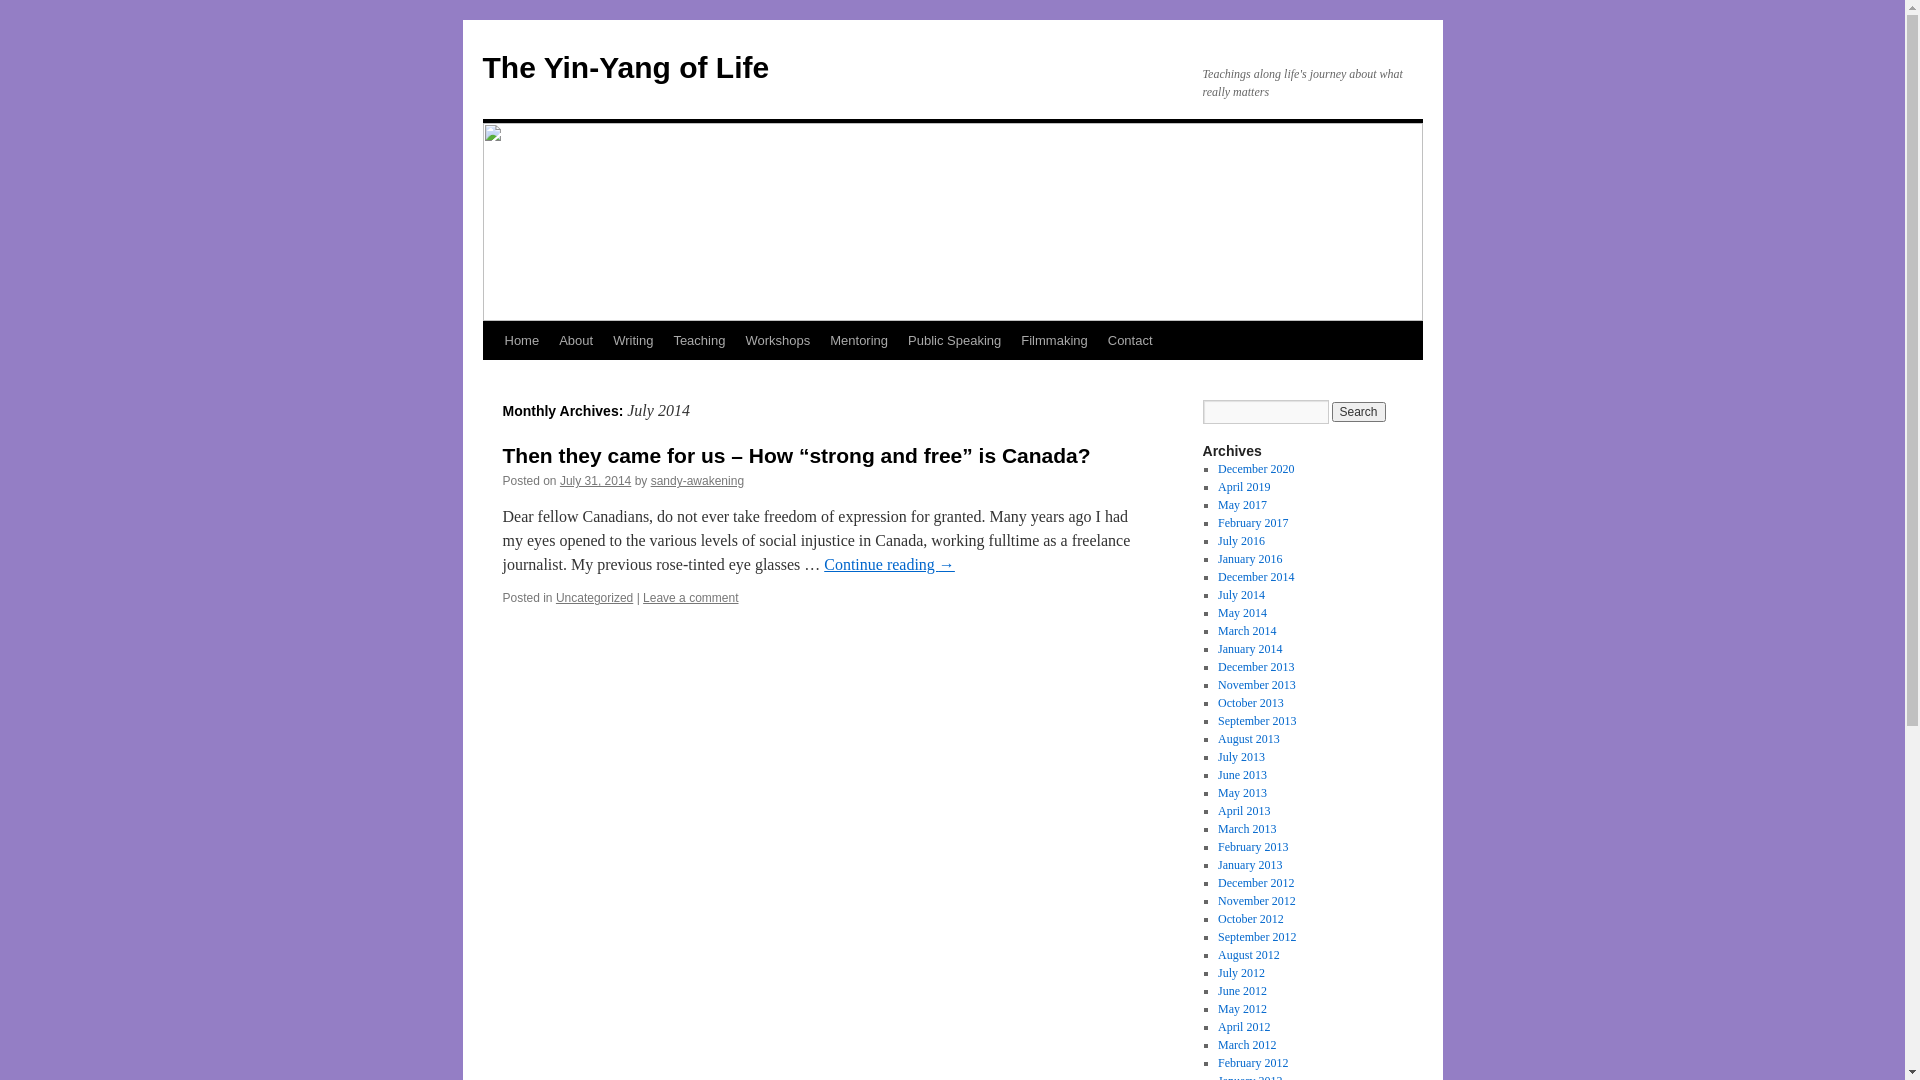  What do you see at coordinates (1255, 469) in the screenshot?
I see `'December 2020'` at bounding box center [1255, 469].